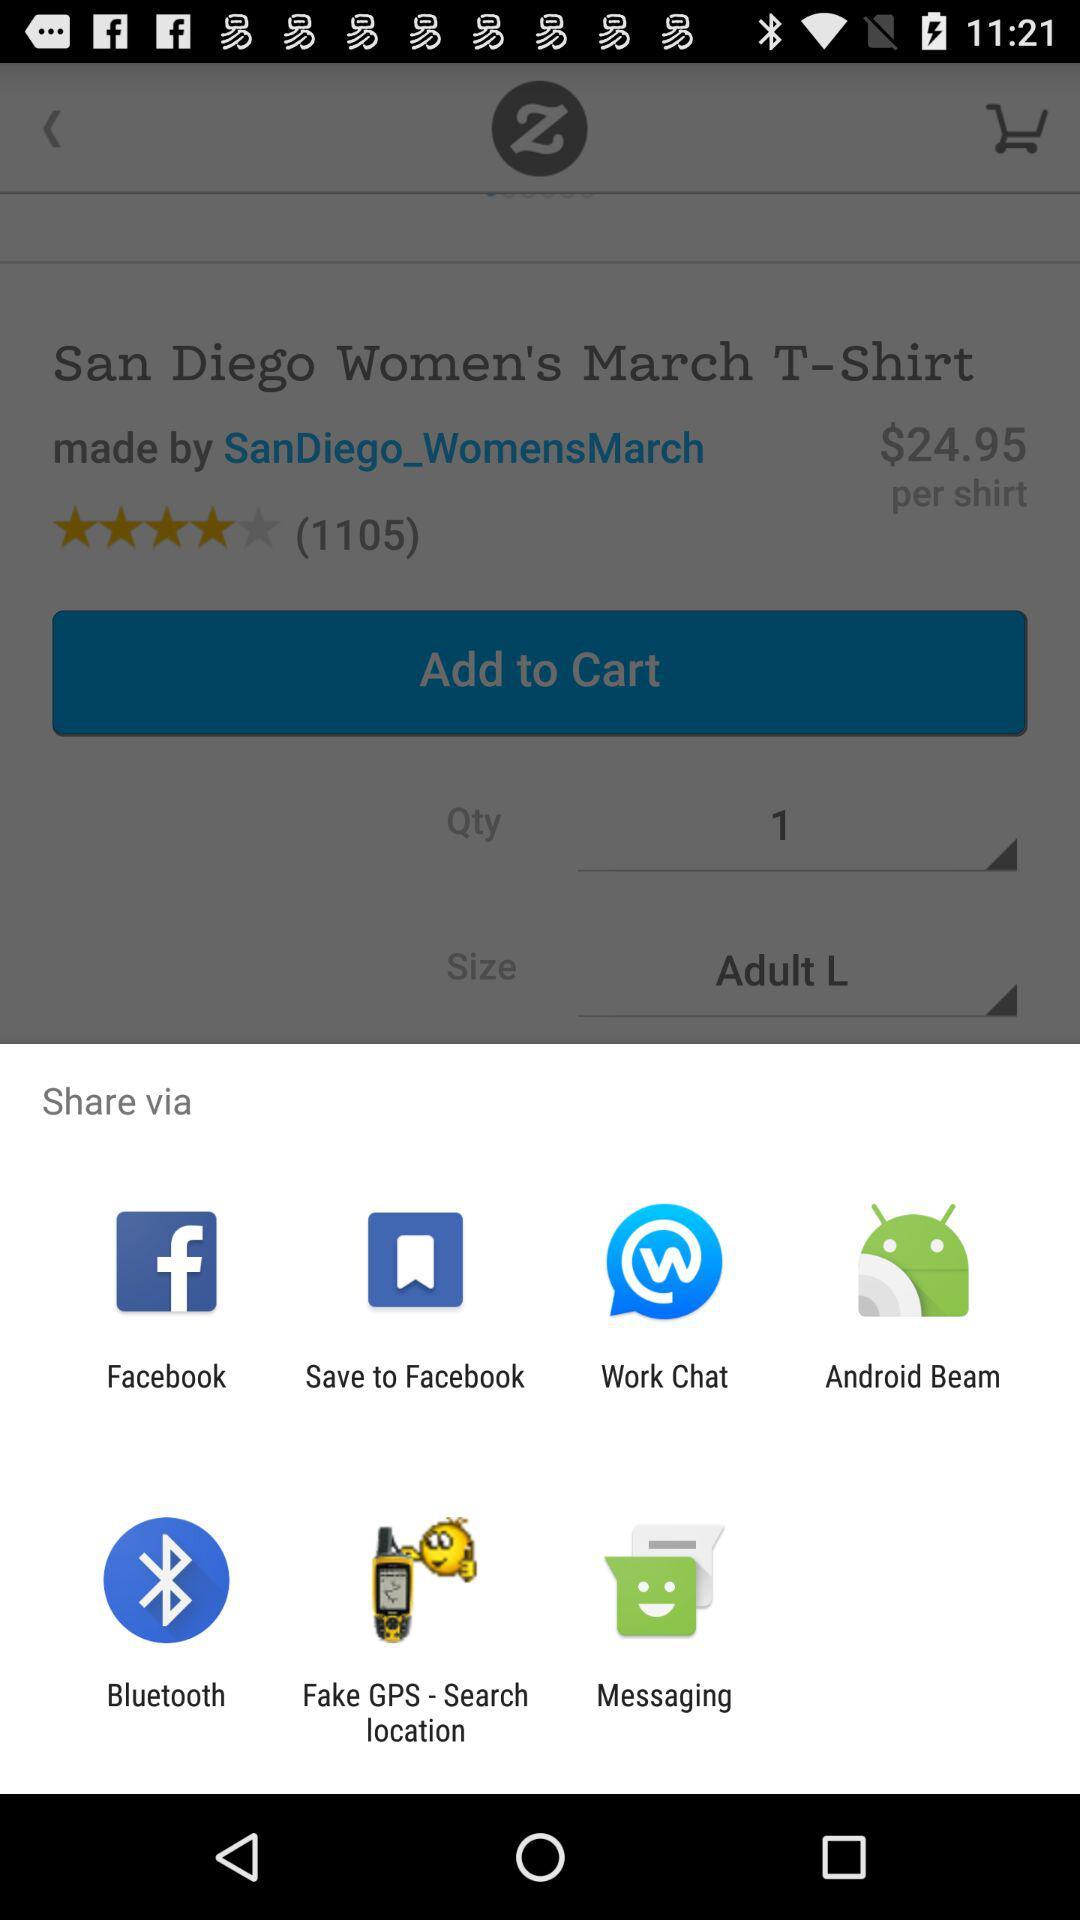 Image resolution: width=1080 pixels, height=1920 pixels. I want to click on item next to the fake gps search icon, so click(664, 1711).